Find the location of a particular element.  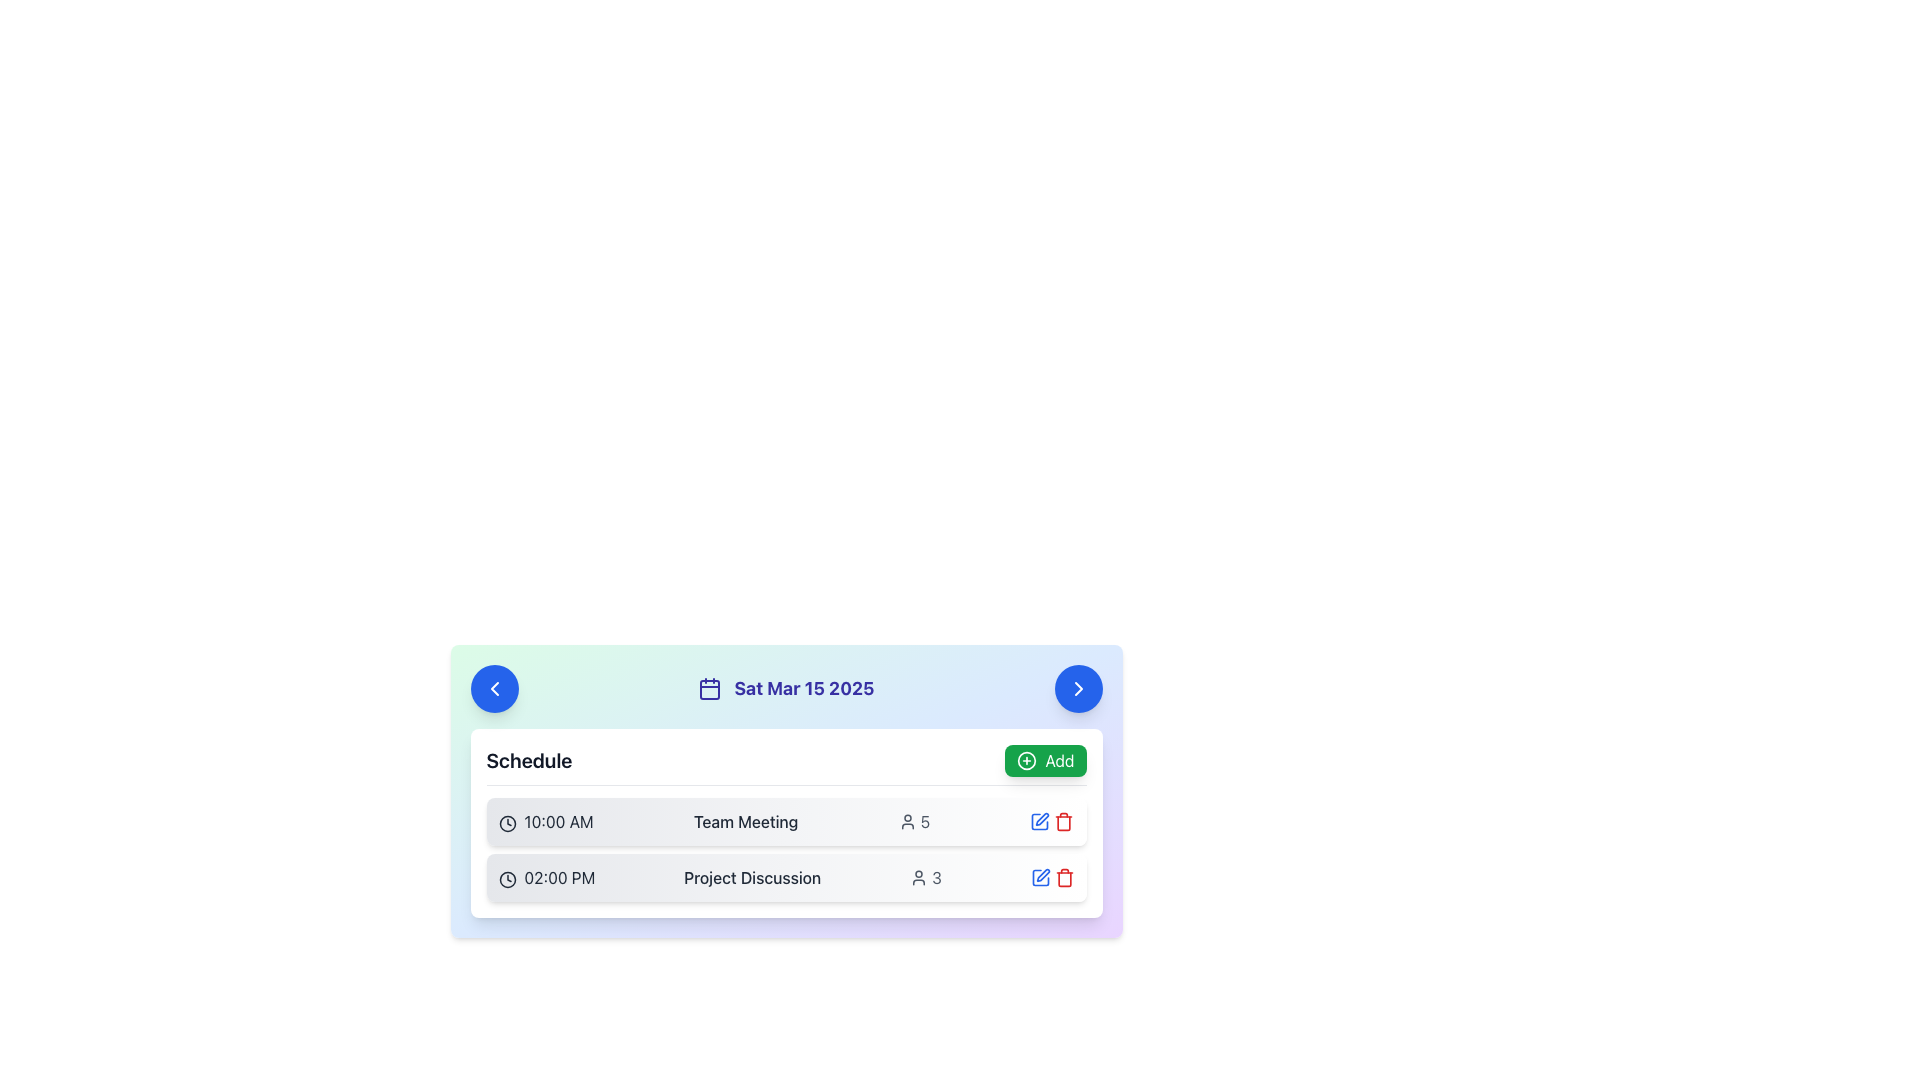

the add icon located at the top-right of the schedule section is located at coordinates (1027, 760).